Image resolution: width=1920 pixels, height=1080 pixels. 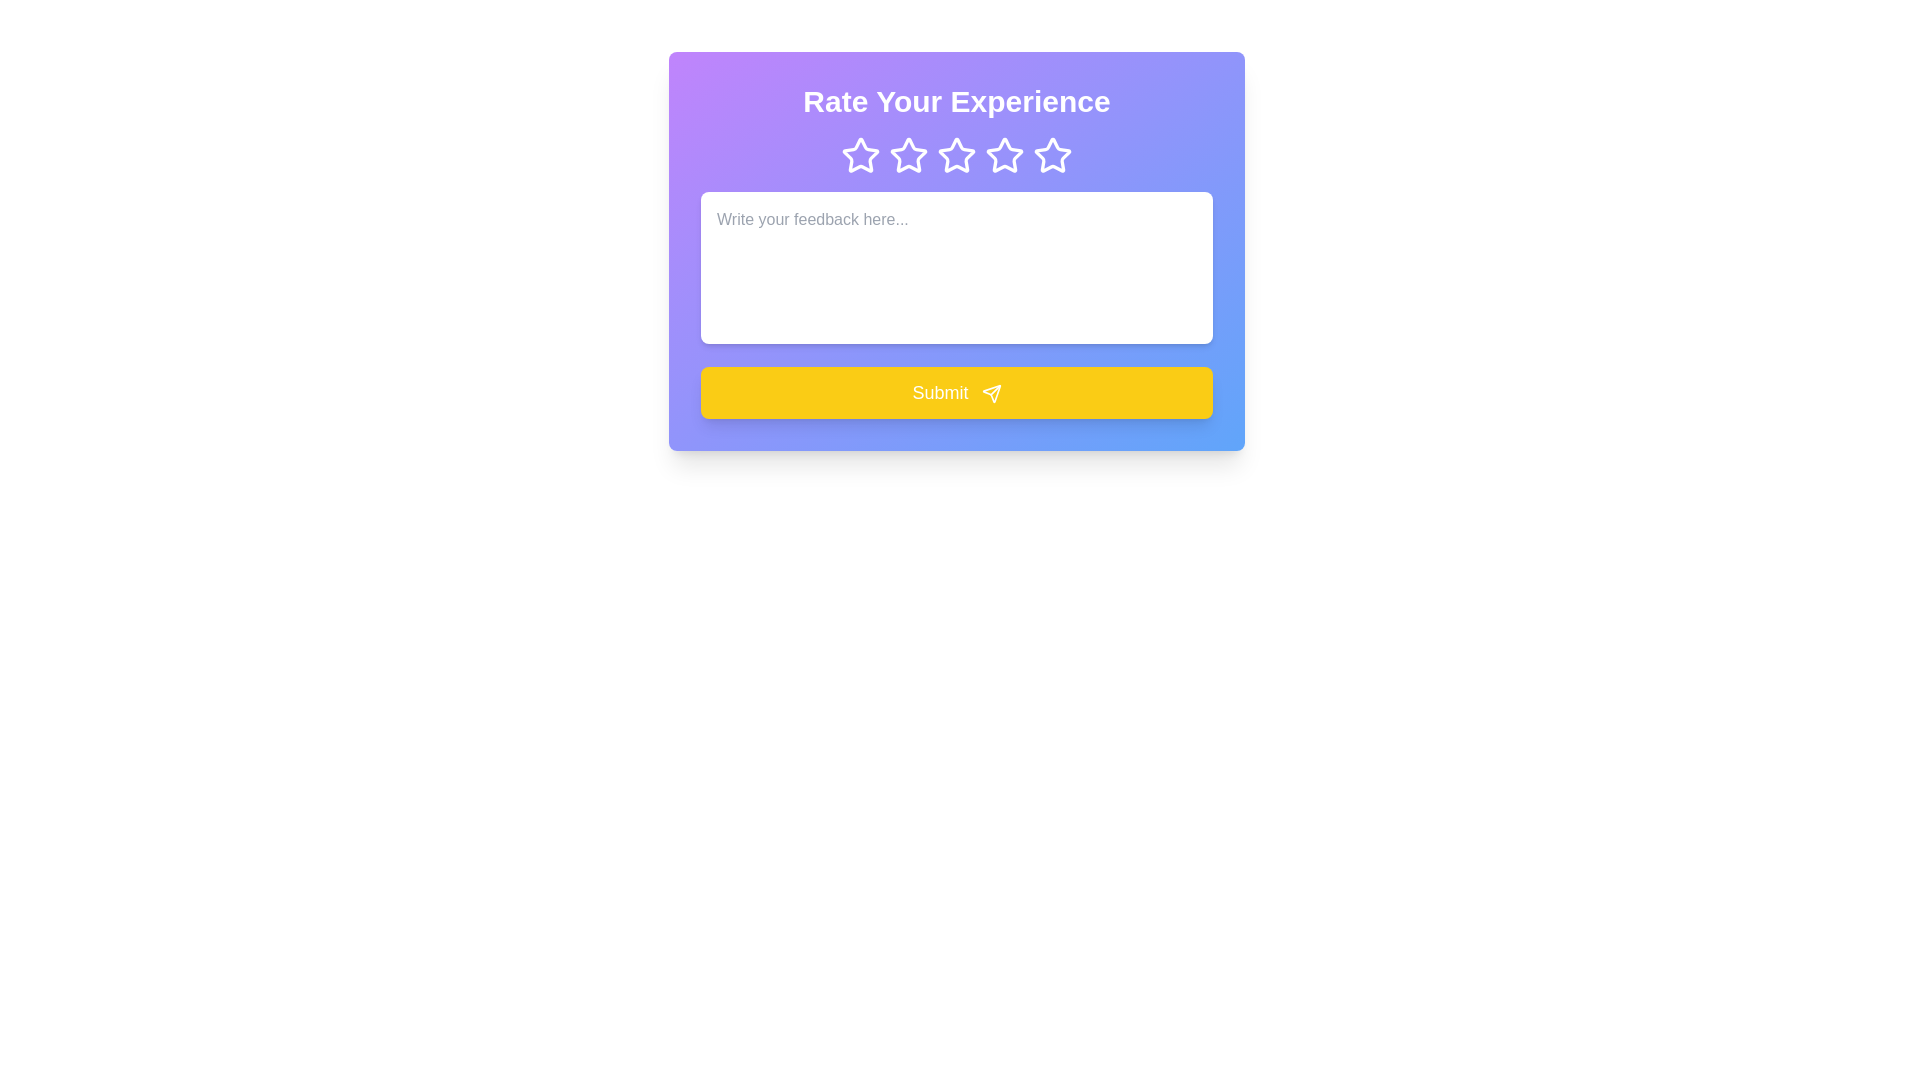 What do you see at coordinates (907, 154) in the screenshot?
I see `on the second star from the left in the rating feedback system` at bounding box center [907, 154].